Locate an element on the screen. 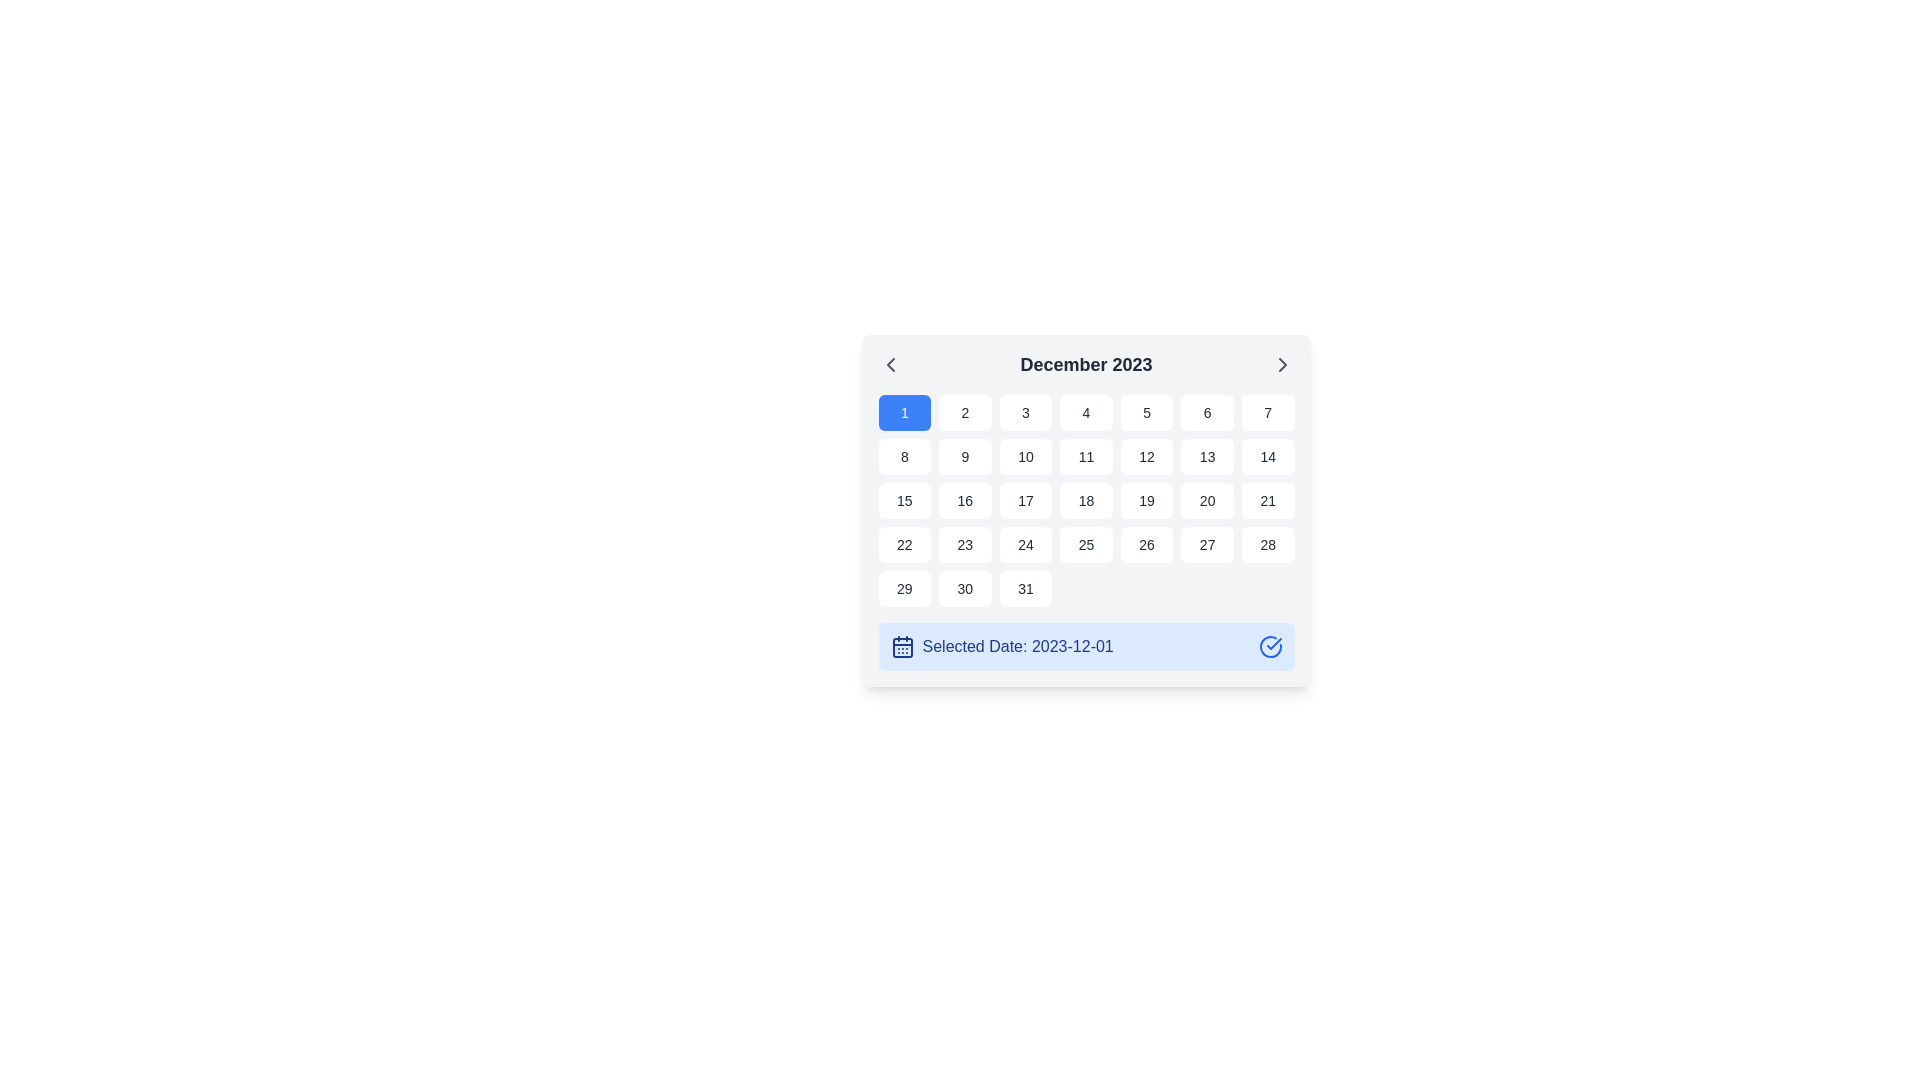 The height and width of the screenshot is (1080, 1920). the button labeled '16' in the calendar grid is located at coordinates (965, 500).